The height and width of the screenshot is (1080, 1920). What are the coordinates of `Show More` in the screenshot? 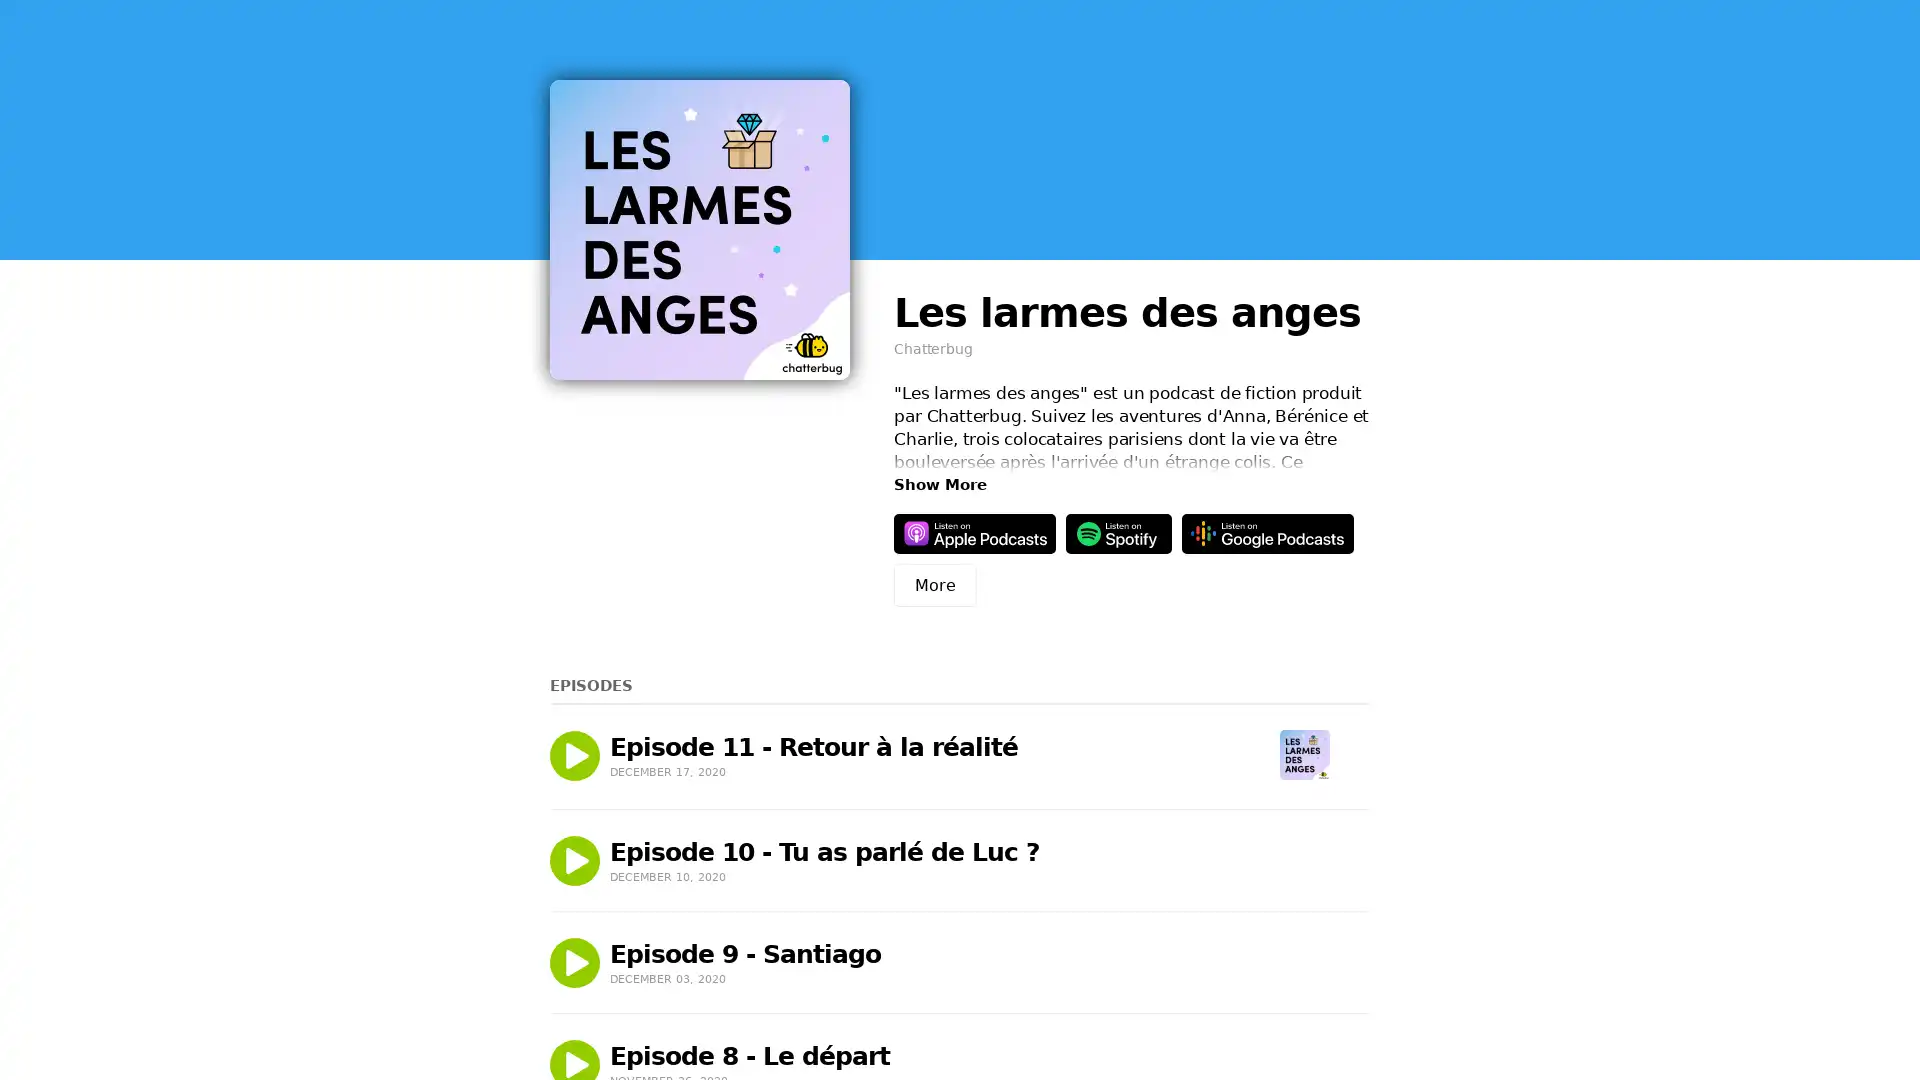 It's located at (939, 485).